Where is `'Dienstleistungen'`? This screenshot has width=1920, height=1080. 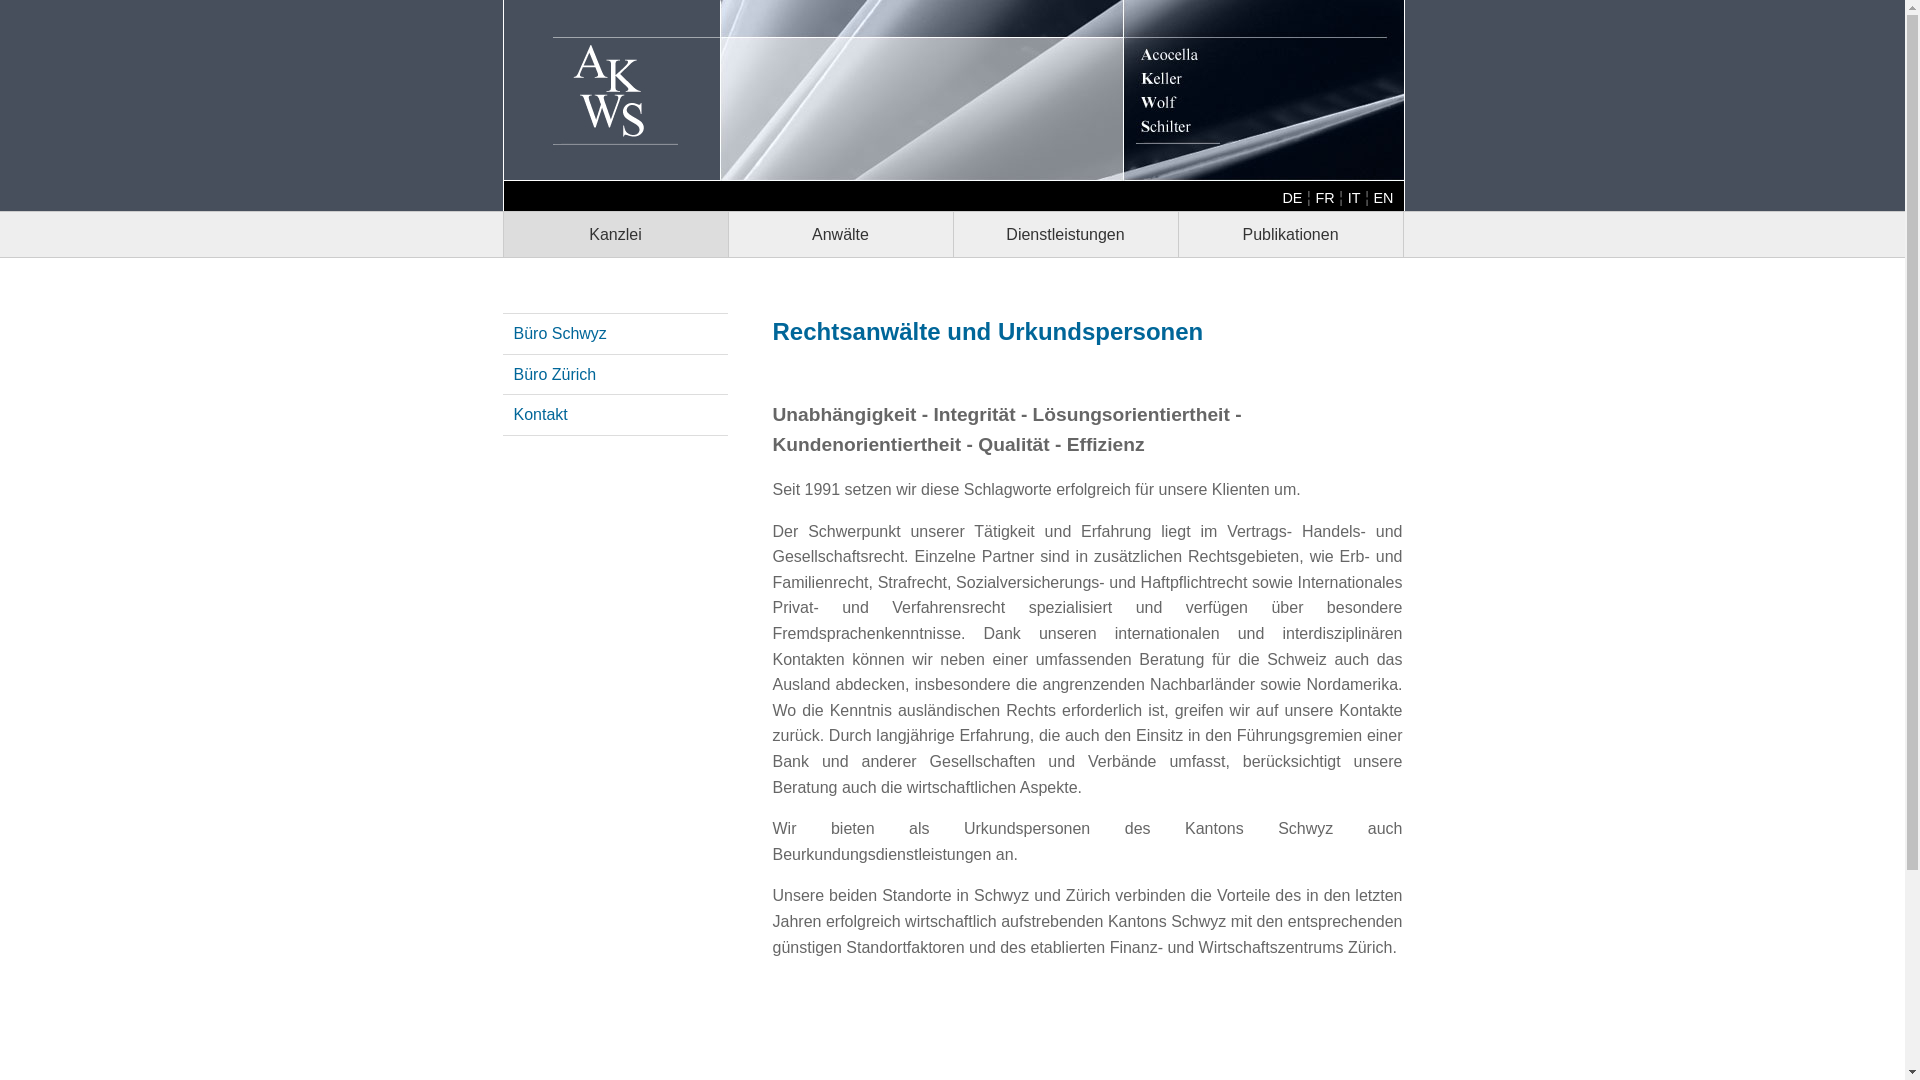
'Dienstleistungen' is located at coordinates (1064, 234).